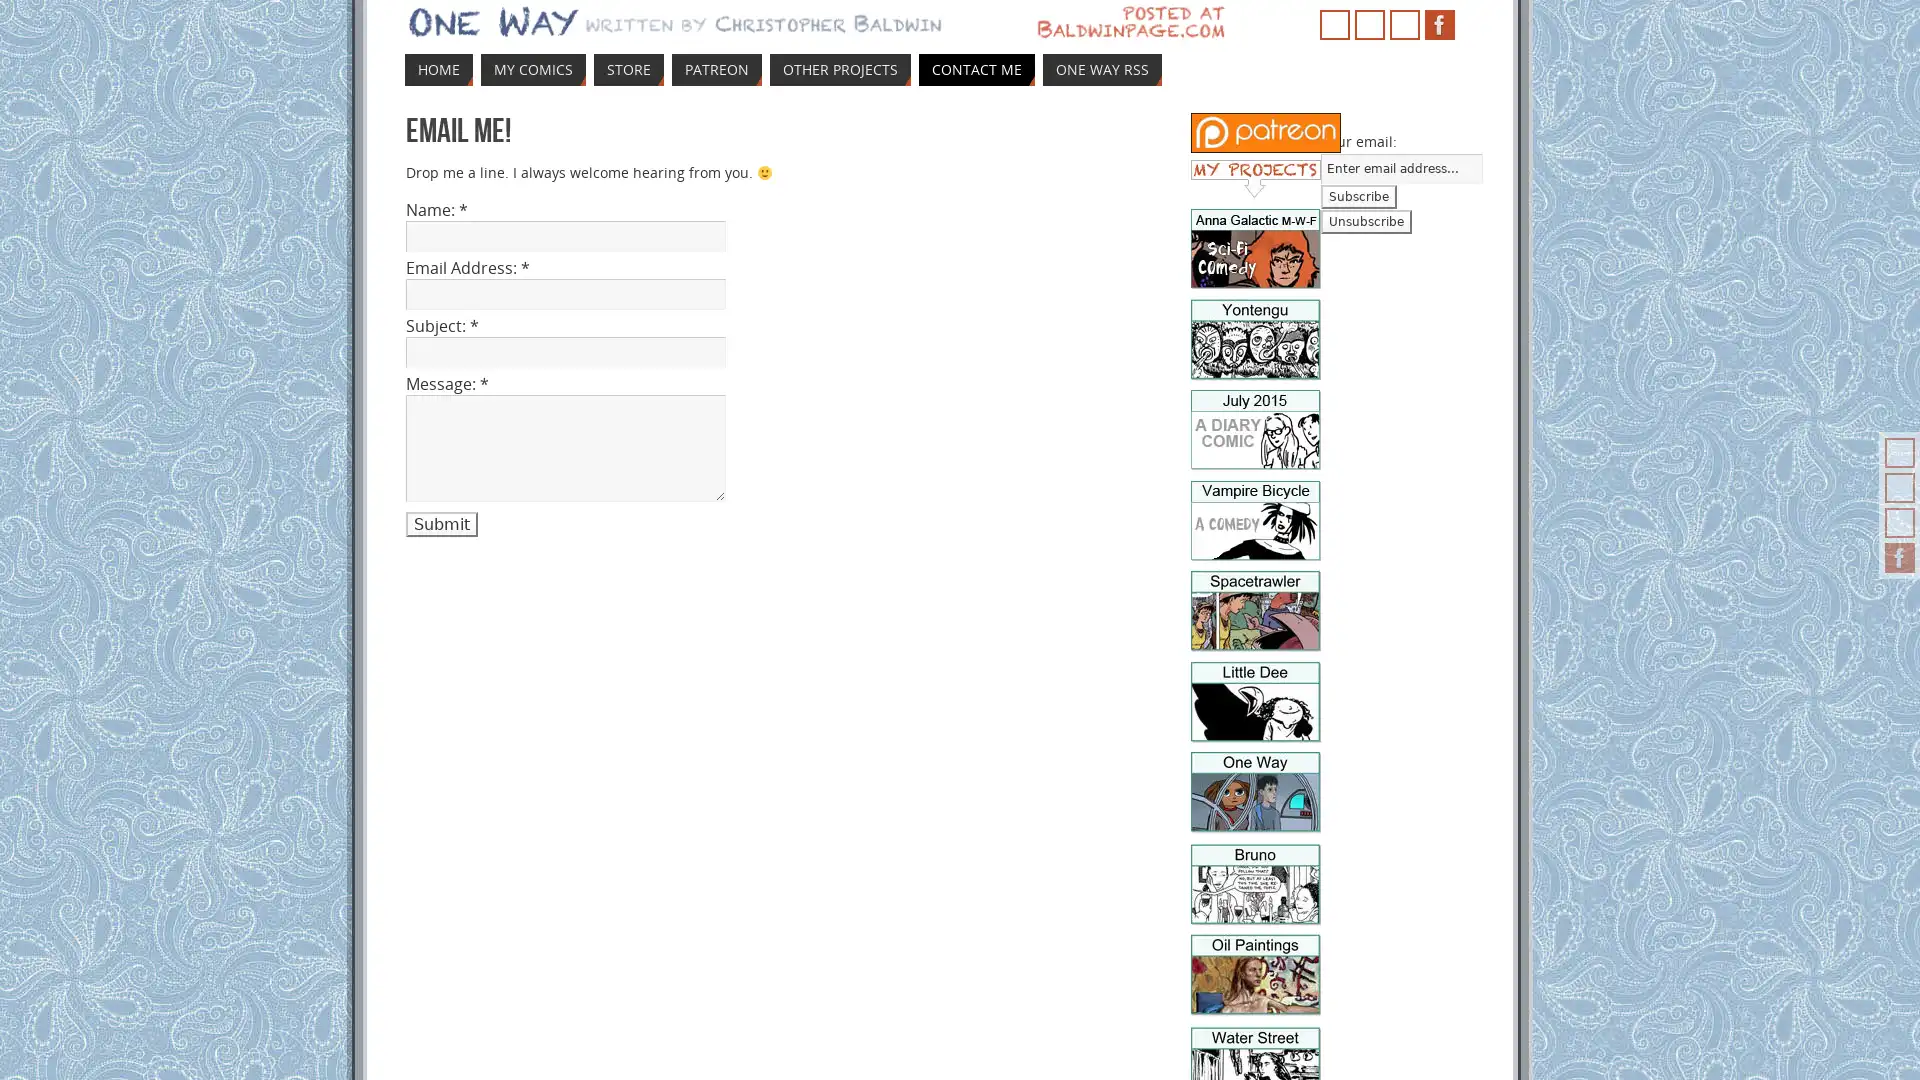 This screenshot has width=1920, height=1080. I want to click on Subscribe, so click(1358, 196).